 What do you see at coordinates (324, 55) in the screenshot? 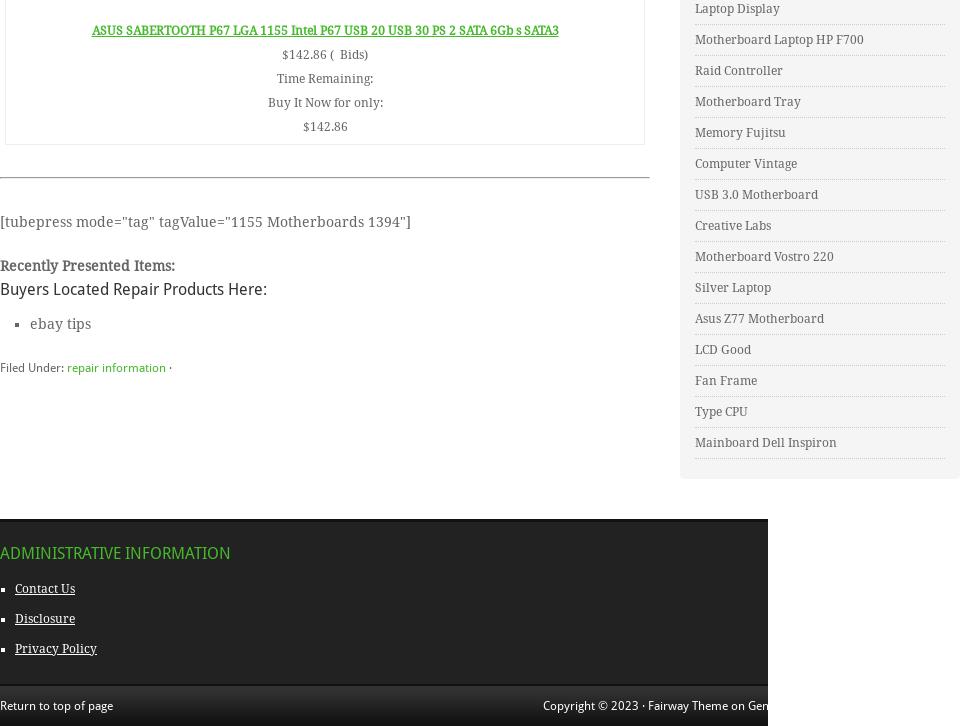
I see `'$142.86 (  Bids)'` at bounding box center [324, 55].